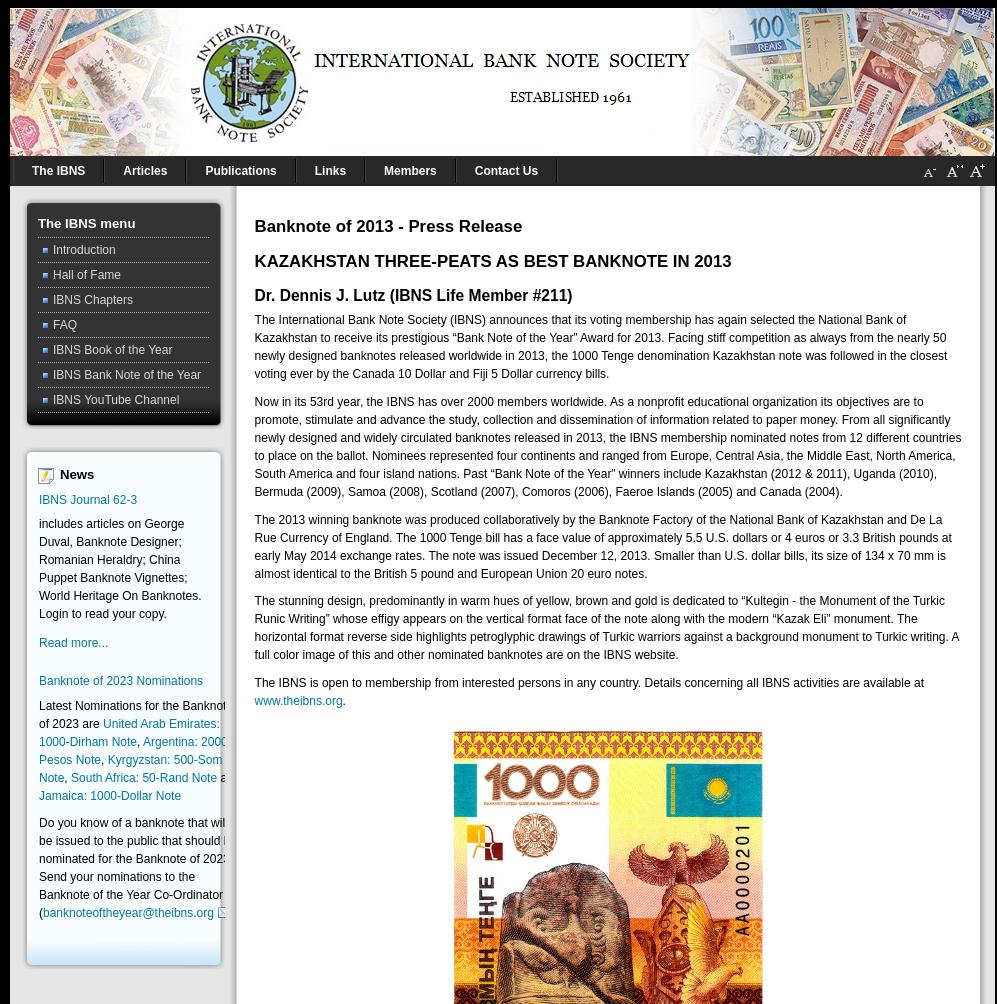 The height and width of the screenshot is (1004, 997). I want to click on 'Read more...', so click(72, 641).